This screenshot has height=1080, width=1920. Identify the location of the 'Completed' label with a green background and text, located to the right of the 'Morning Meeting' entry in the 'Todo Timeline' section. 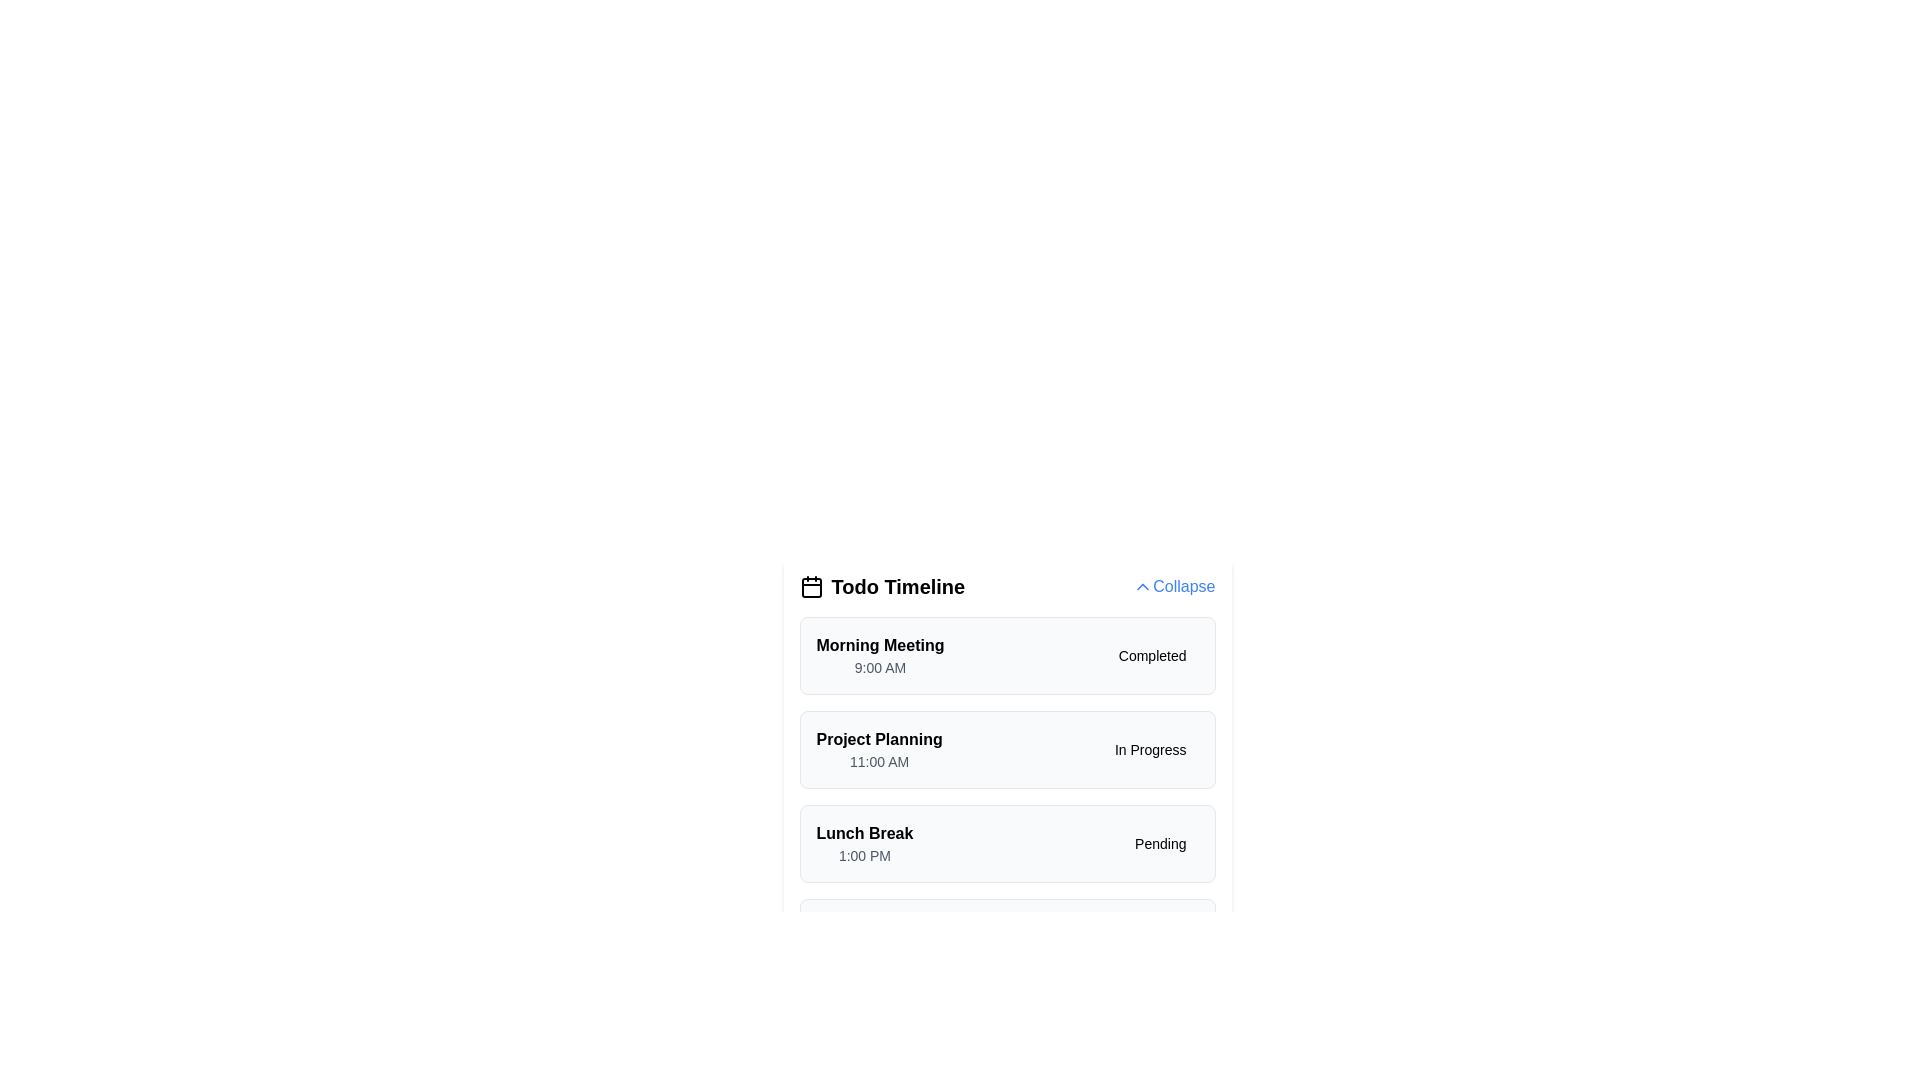
(1152, 655).